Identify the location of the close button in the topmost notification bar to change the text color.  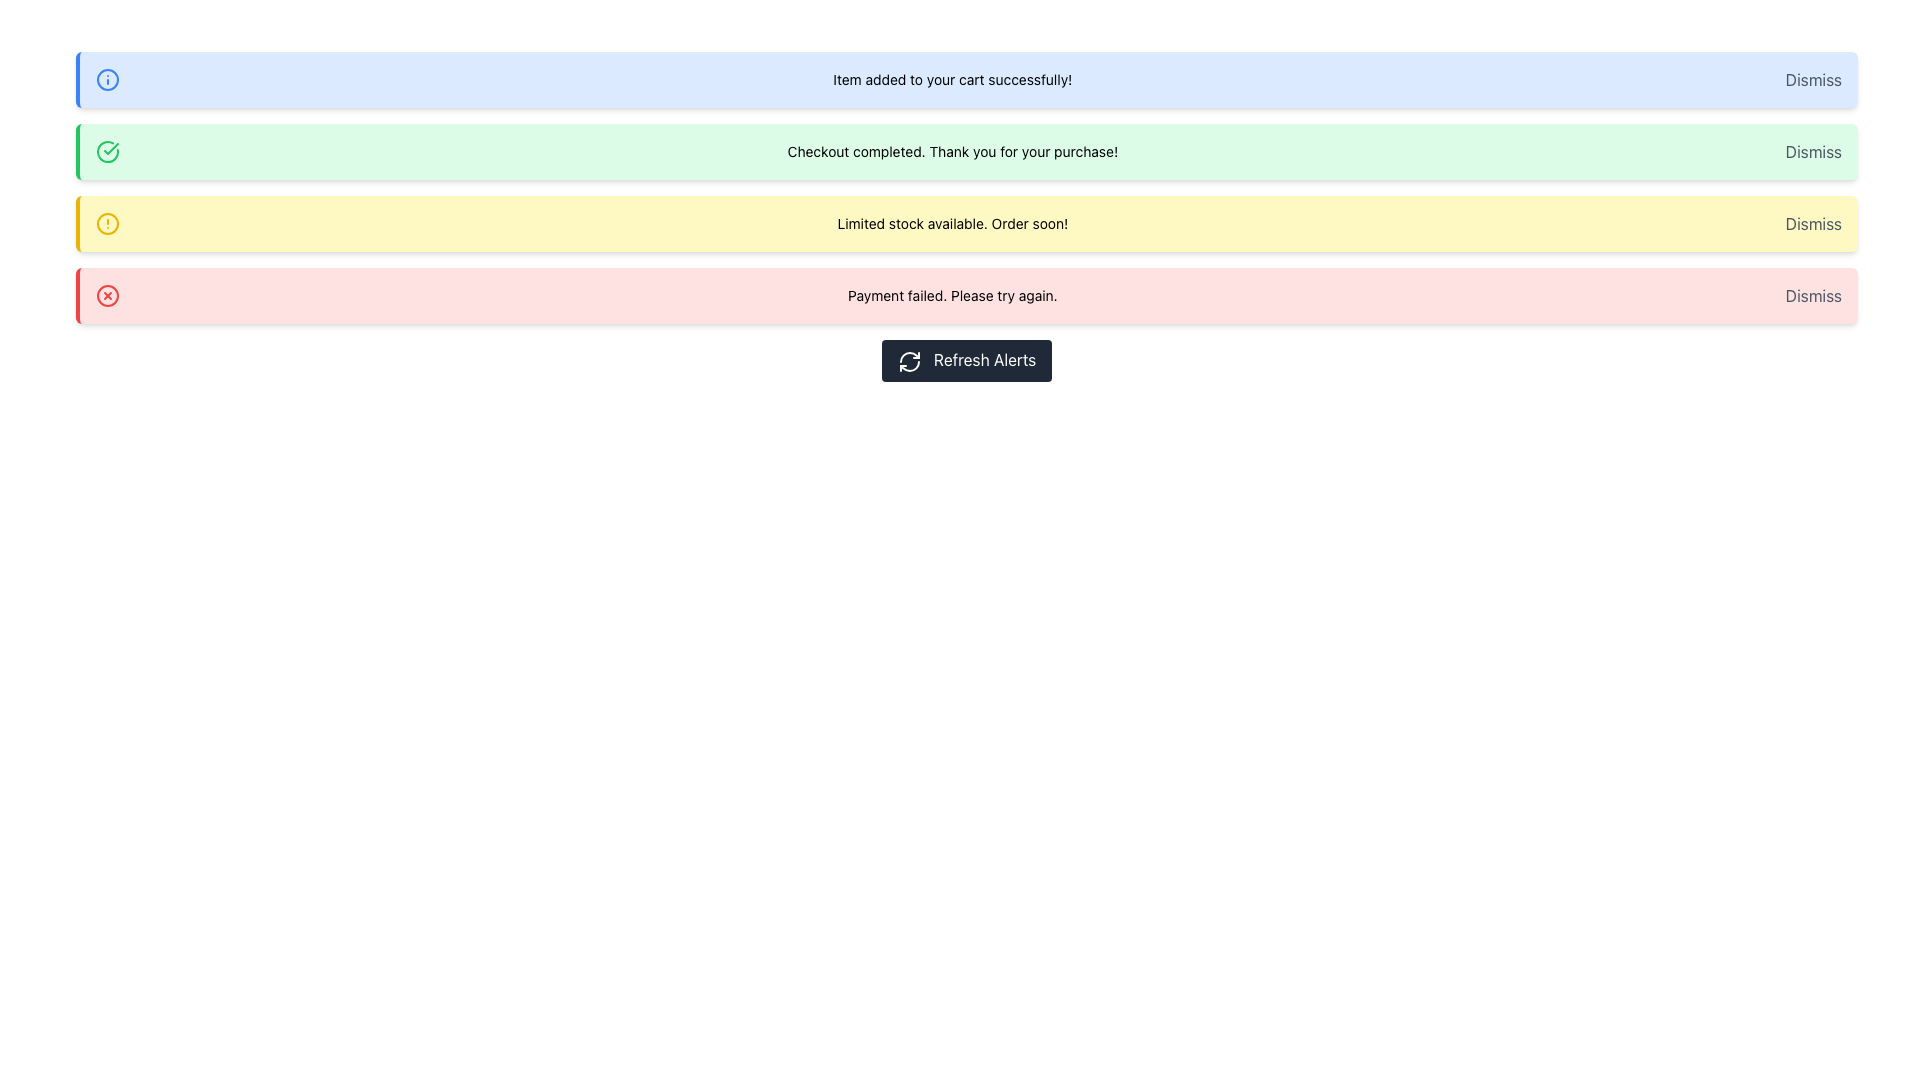
(1813, 79).